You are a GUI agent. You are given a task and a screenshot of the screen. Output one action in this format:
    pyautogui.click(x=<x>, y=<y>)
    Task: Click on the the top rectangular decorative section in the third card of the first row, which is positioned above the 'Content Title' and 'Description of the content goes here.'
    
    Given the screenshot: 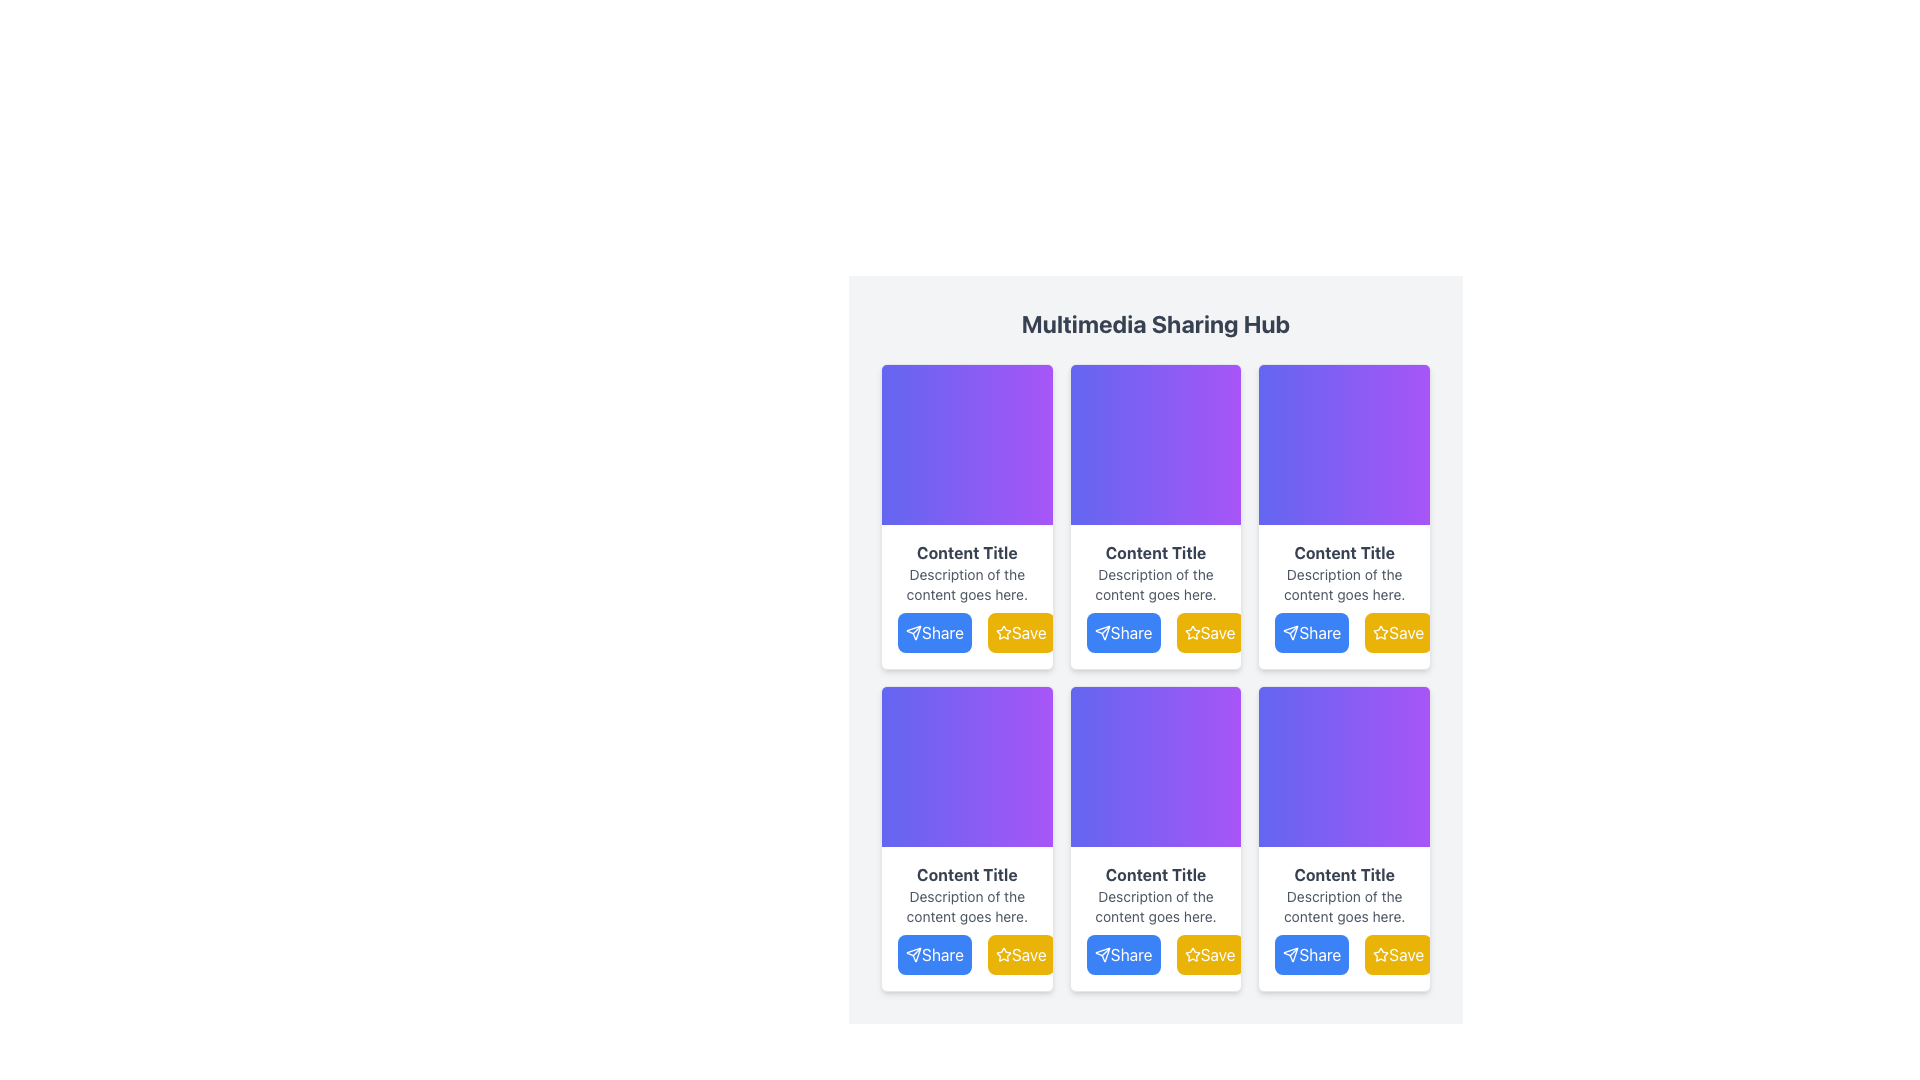 What is the action you would take?
    pyautogui.click(x=1344, y=443)
    